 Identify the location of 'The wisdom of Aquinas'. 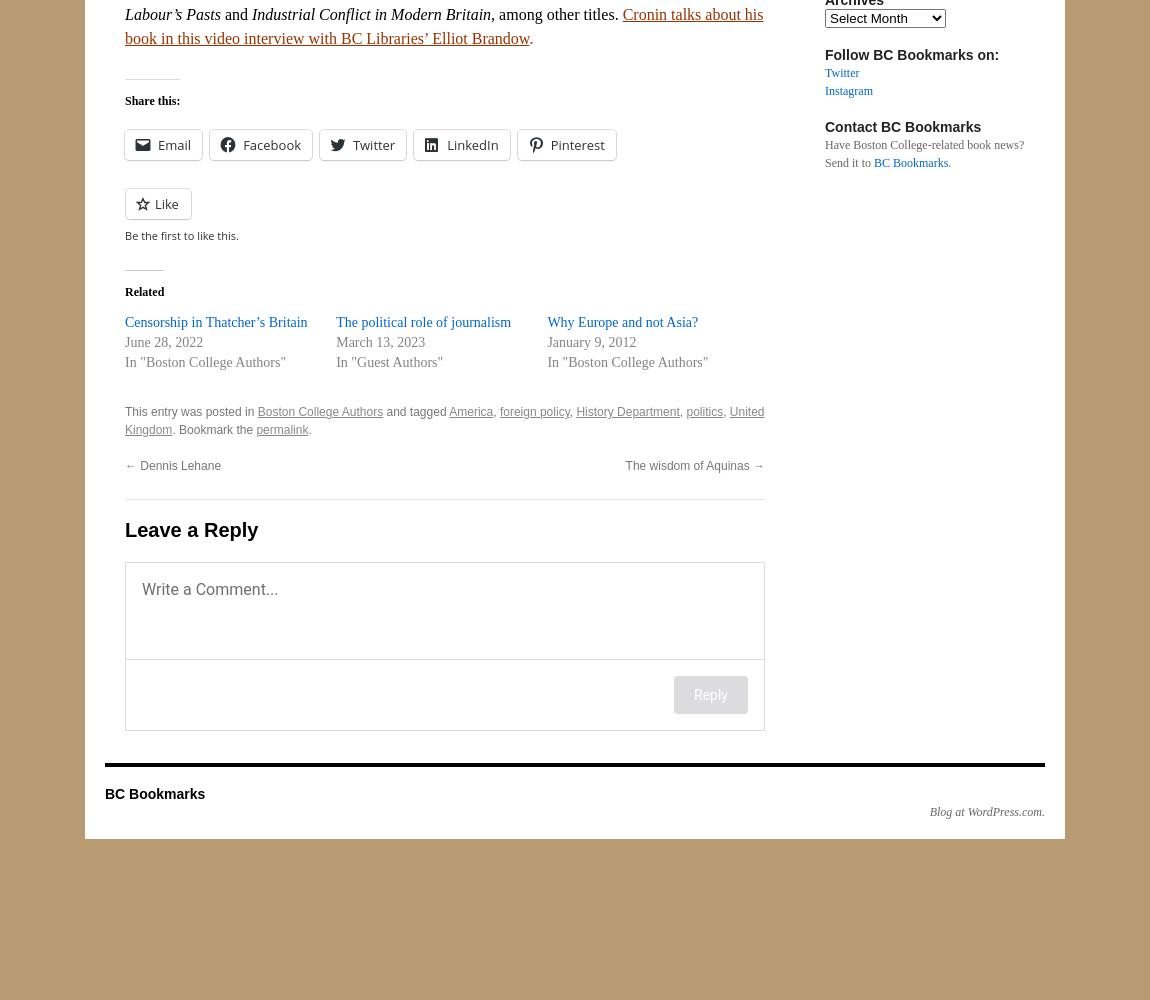
(624, 465).